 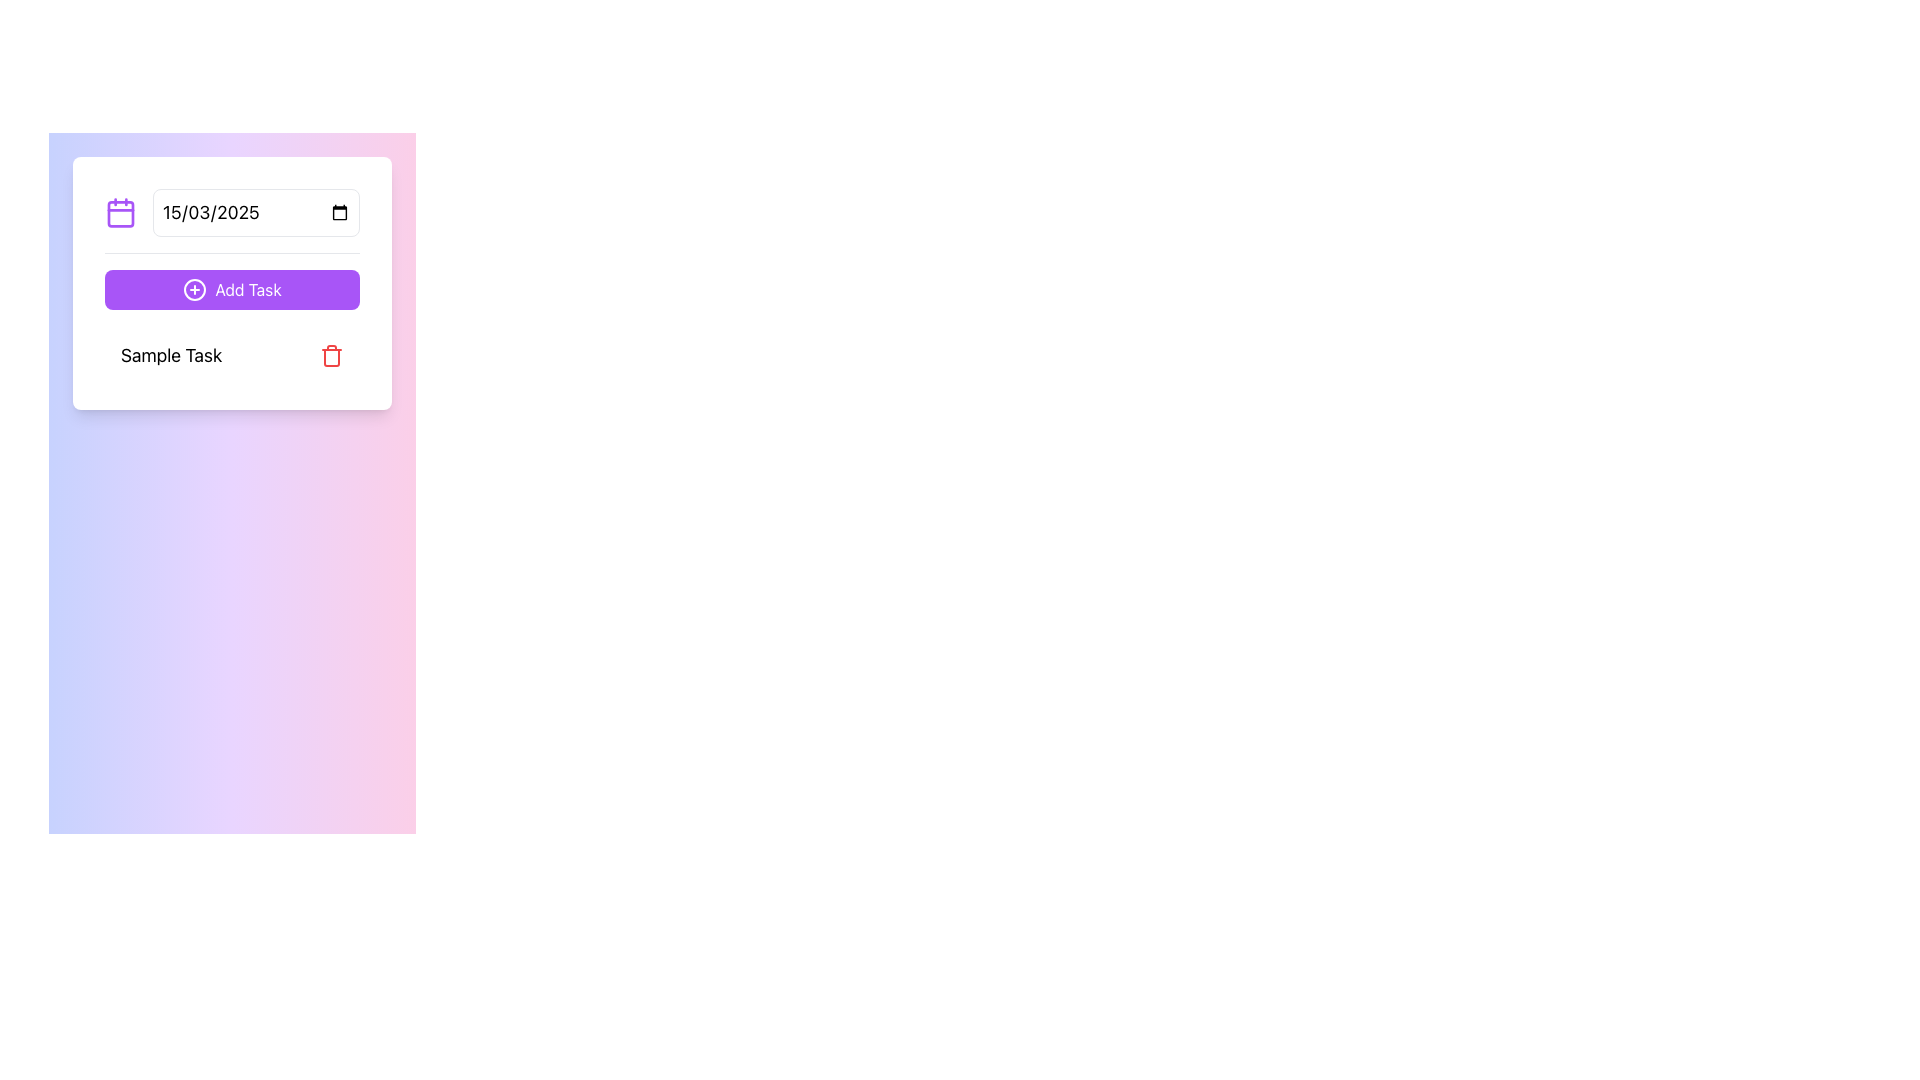 What do you see at coordinates (119, 213) in the screenshot?
I see `the main body of the calendar icon, which is a rectangular shape with rounded corners, filled with purple, centrally located within the SVG icon` at bounding box center [119, 213].